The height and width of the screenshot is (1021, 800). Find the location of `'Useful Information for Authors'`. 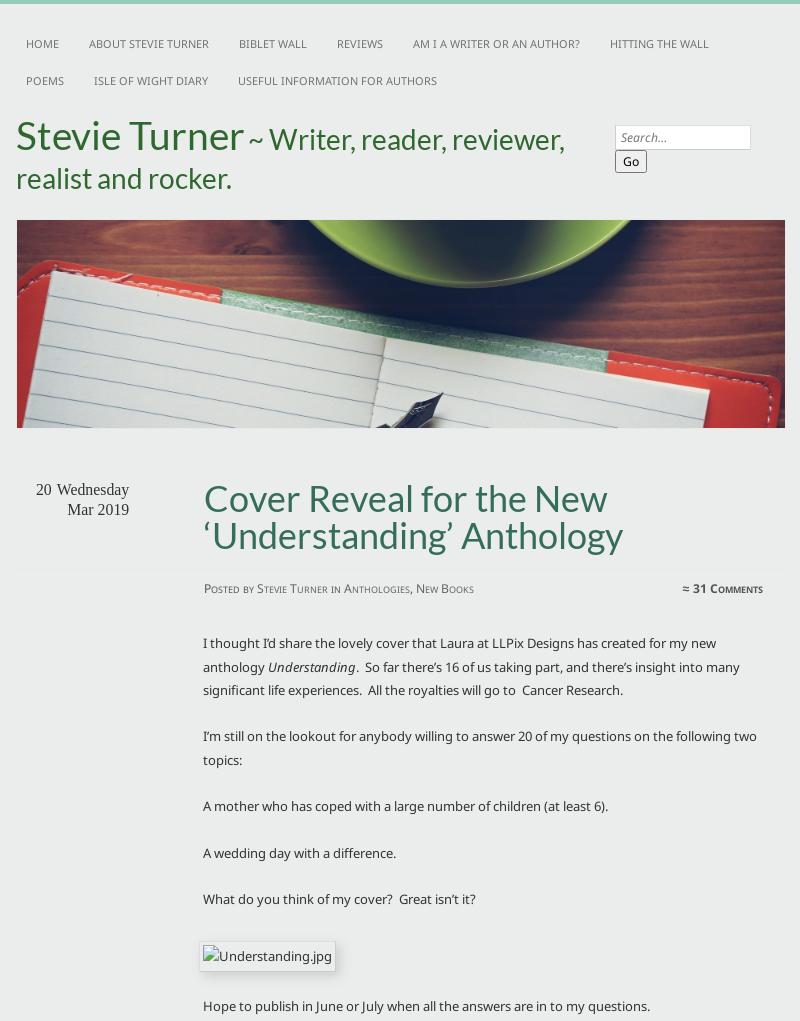

'Useful Information for Authors' is located at coordinates (237, 79).